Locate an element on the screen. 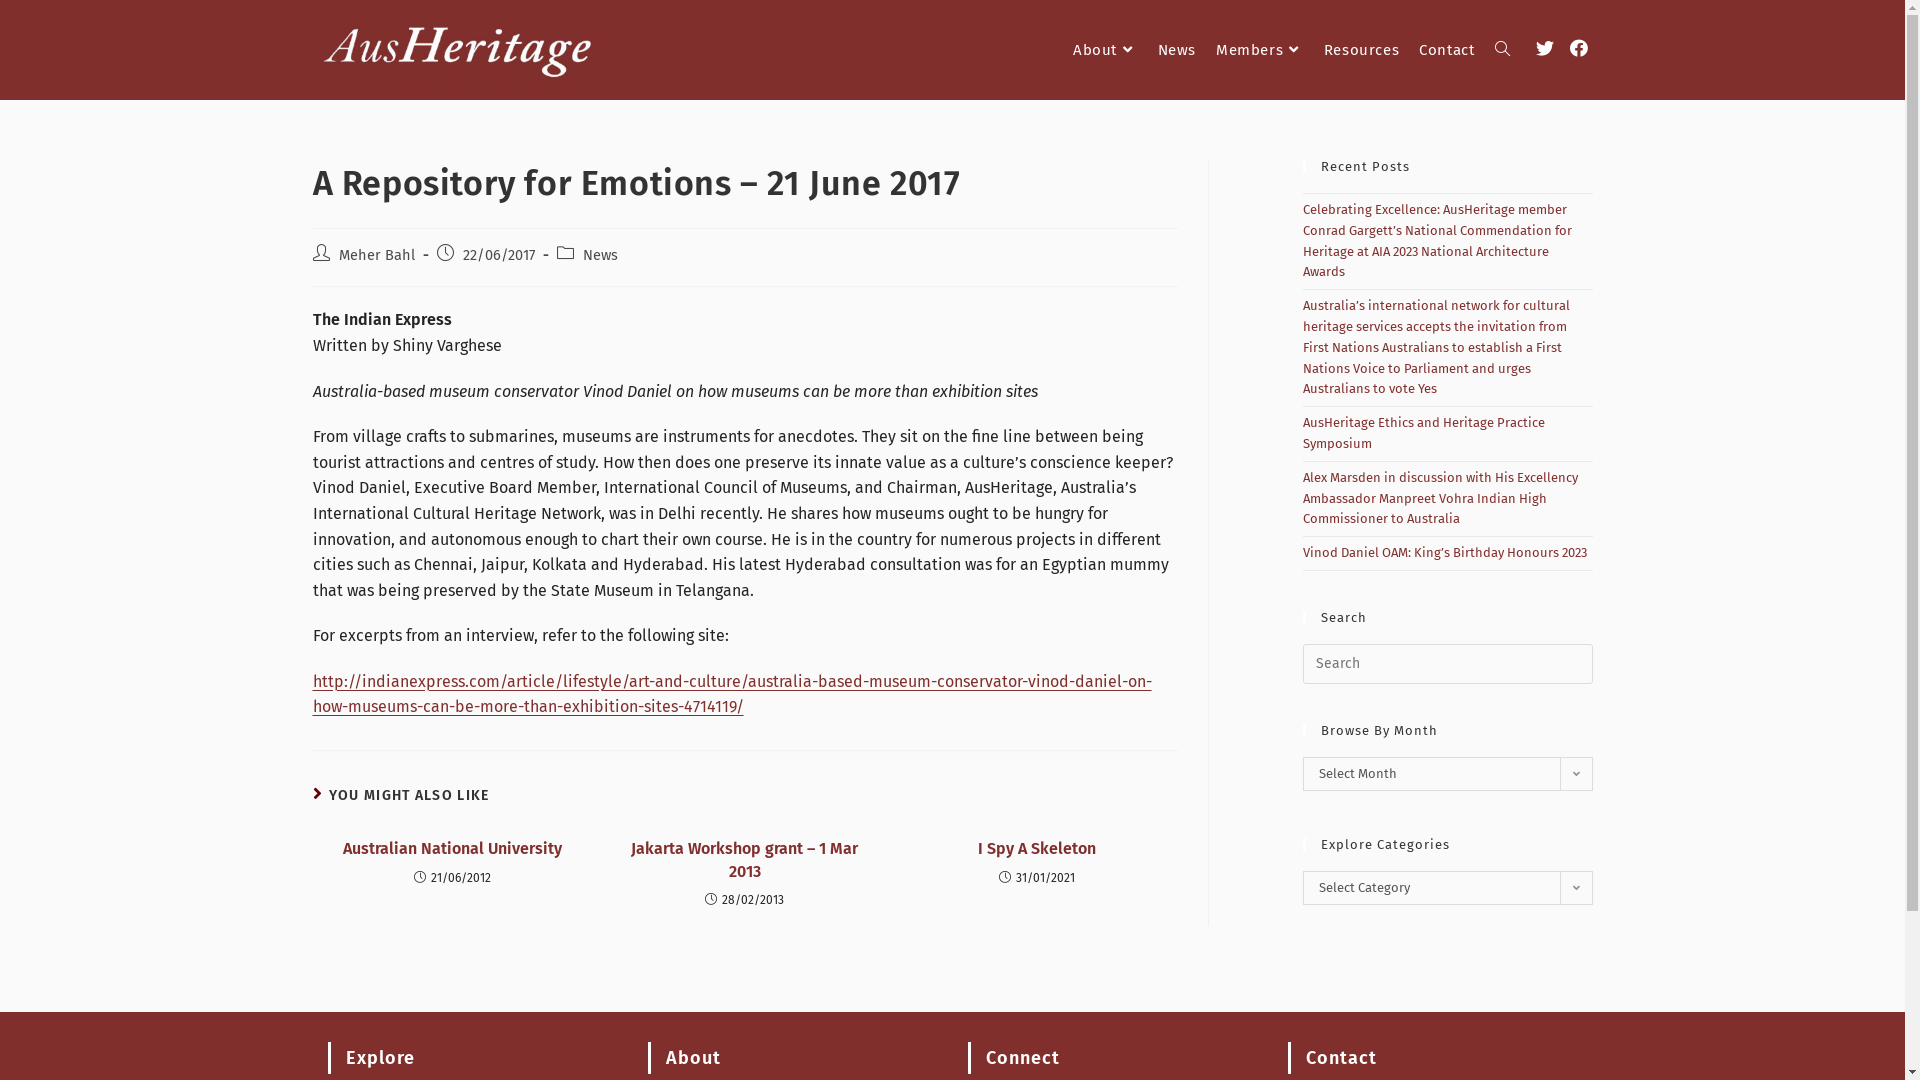 This screenshot has height=1080, width=1920. 'Resources' is located at coordinates (1360, 49).